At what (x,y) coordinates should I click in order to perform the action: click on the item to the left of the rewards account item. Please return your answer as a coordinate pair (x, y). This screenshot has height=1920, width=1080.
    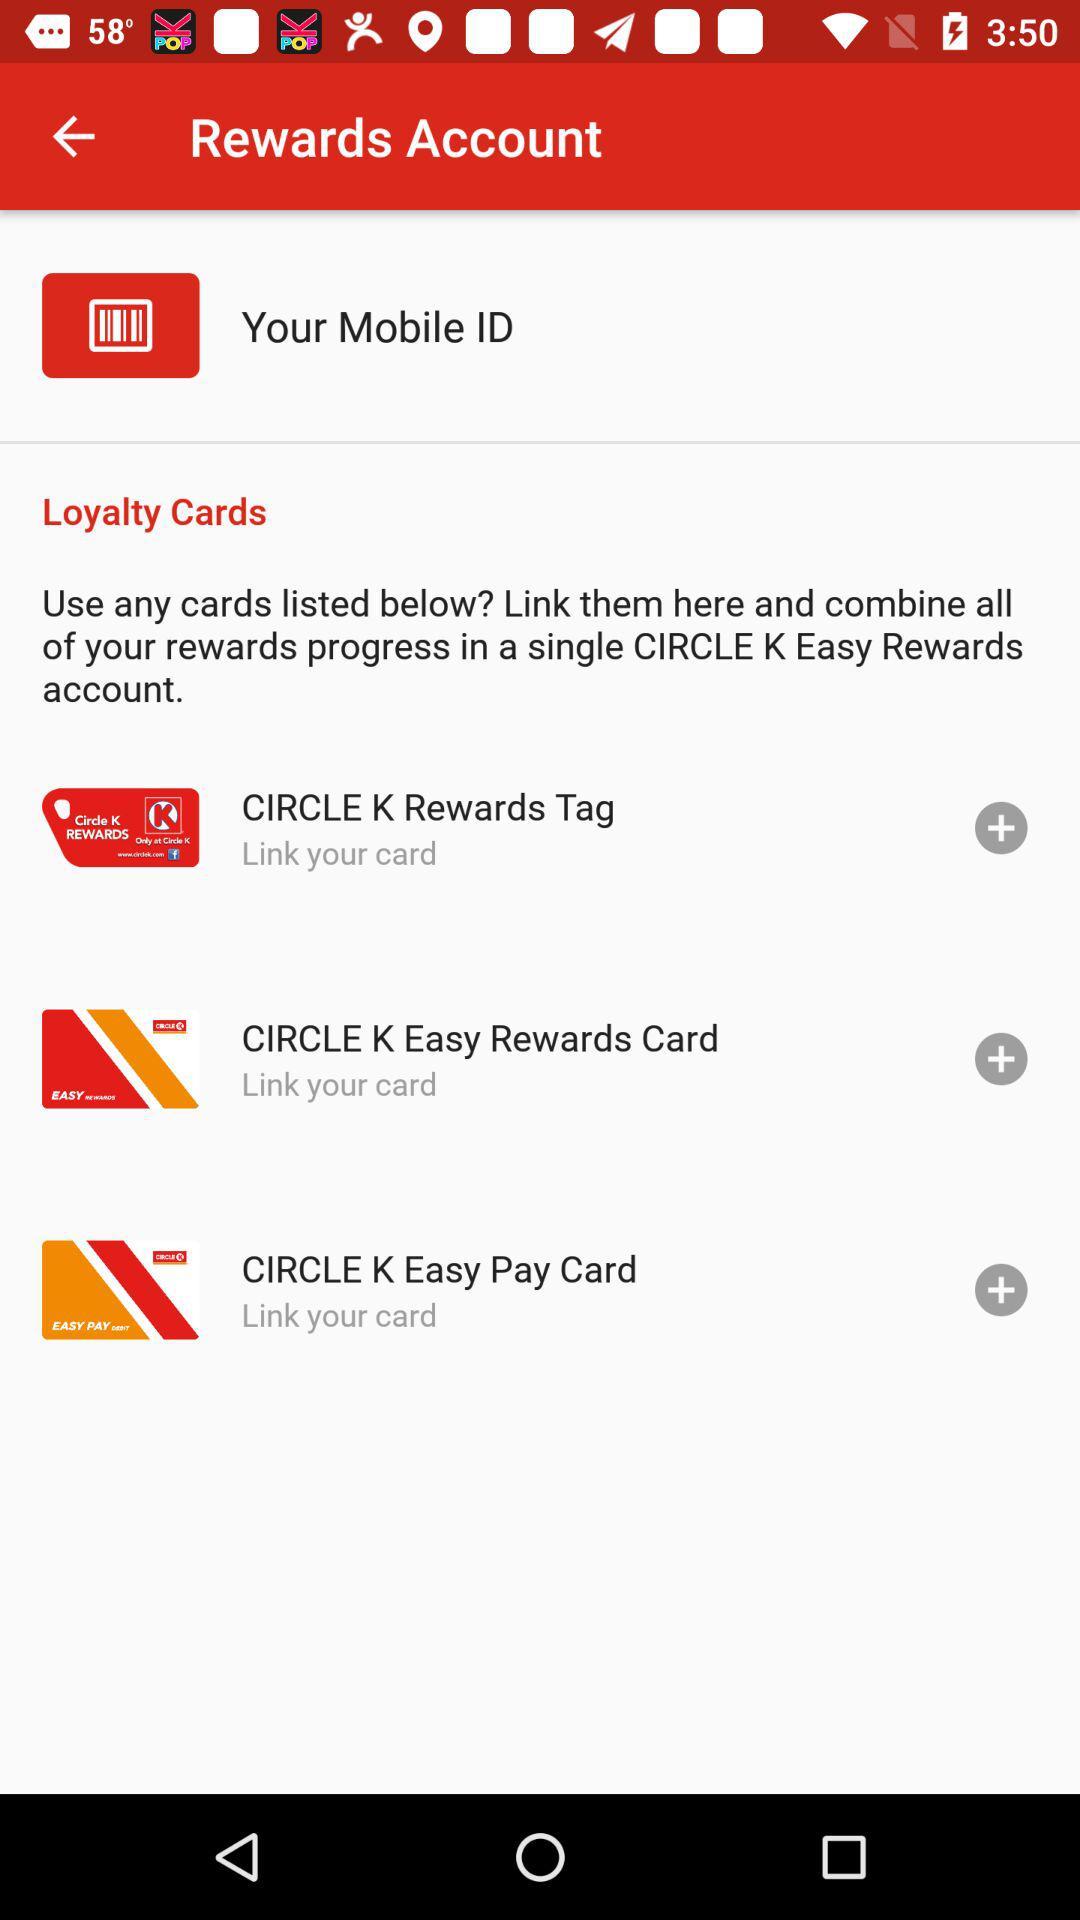
    Looking at the image, I should click on (72, 135).